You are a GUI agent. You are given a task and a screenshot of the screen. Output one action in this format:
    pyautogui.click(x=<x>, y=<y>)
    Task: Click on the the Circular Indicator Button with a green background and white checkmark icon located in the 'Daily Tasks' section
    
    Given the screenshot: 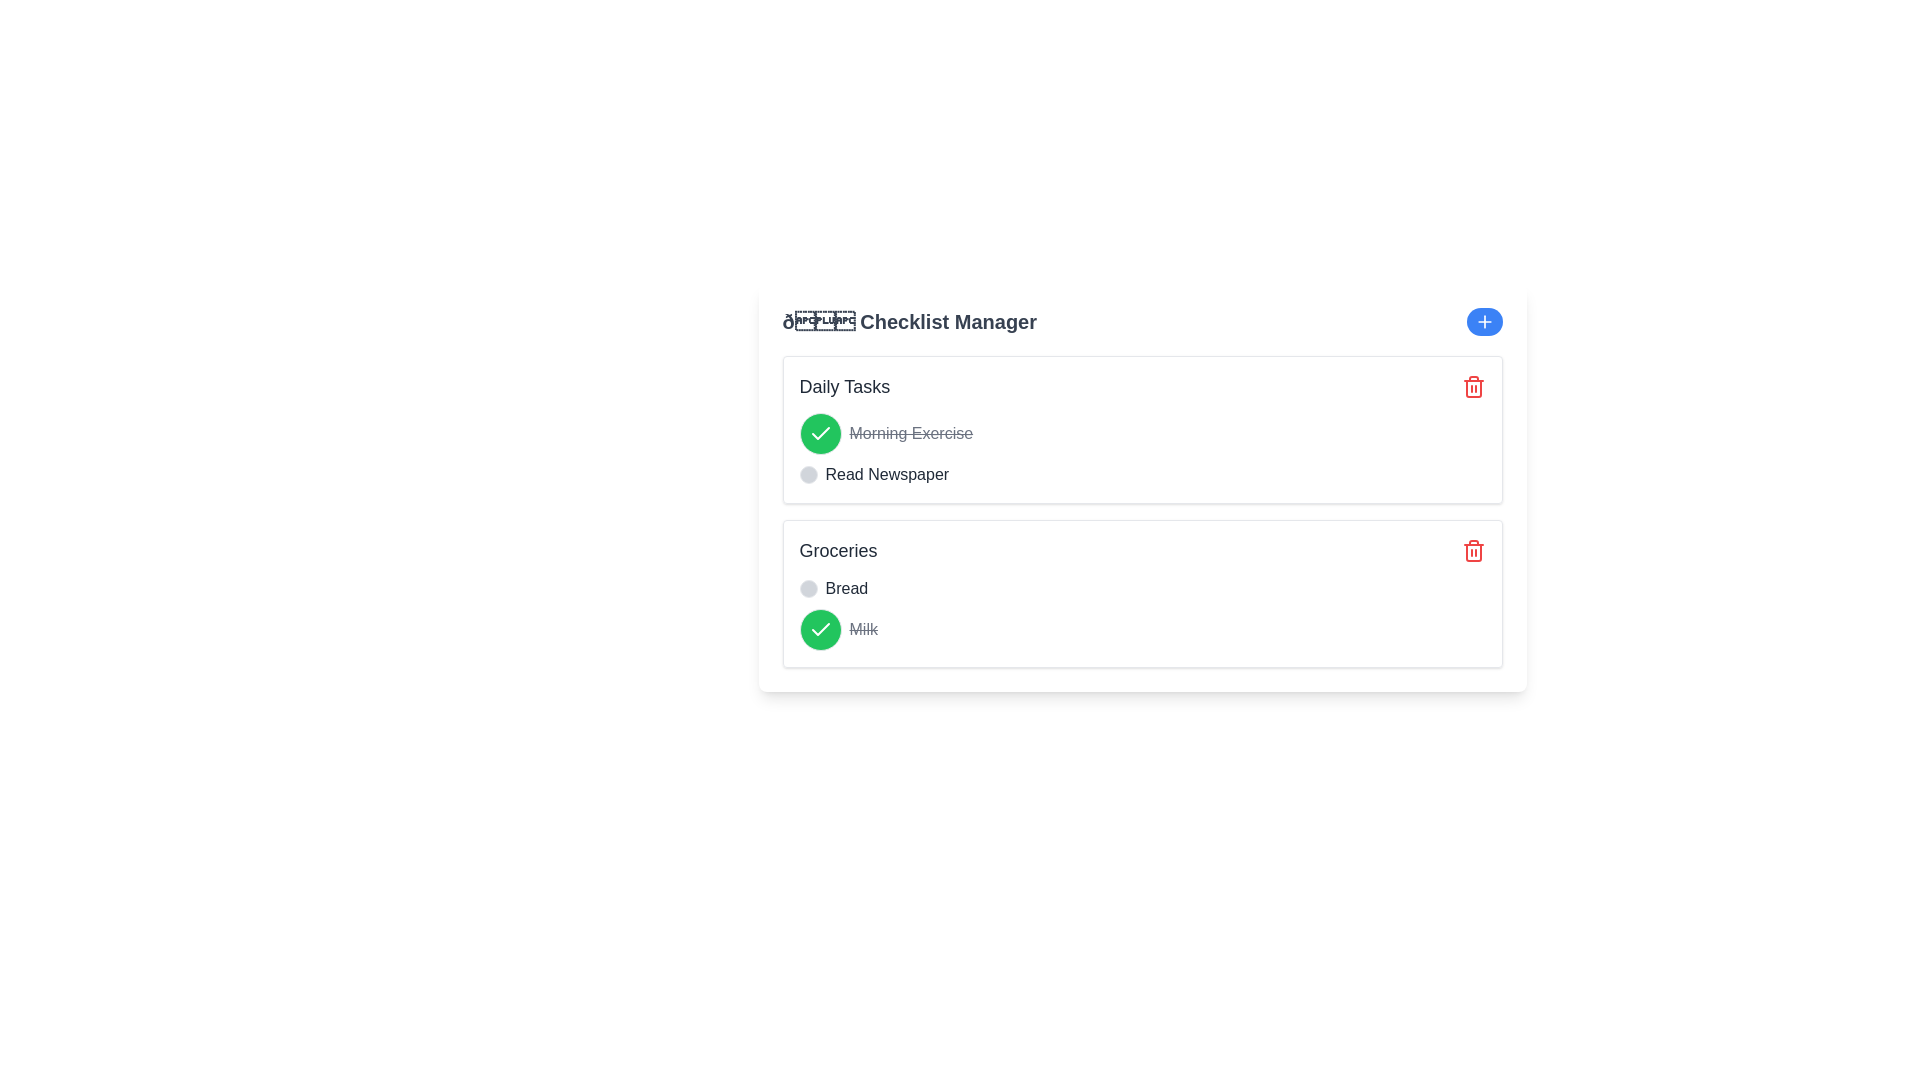 What is the action you would take?
    pyautogui.click(x=820, y=433)
    